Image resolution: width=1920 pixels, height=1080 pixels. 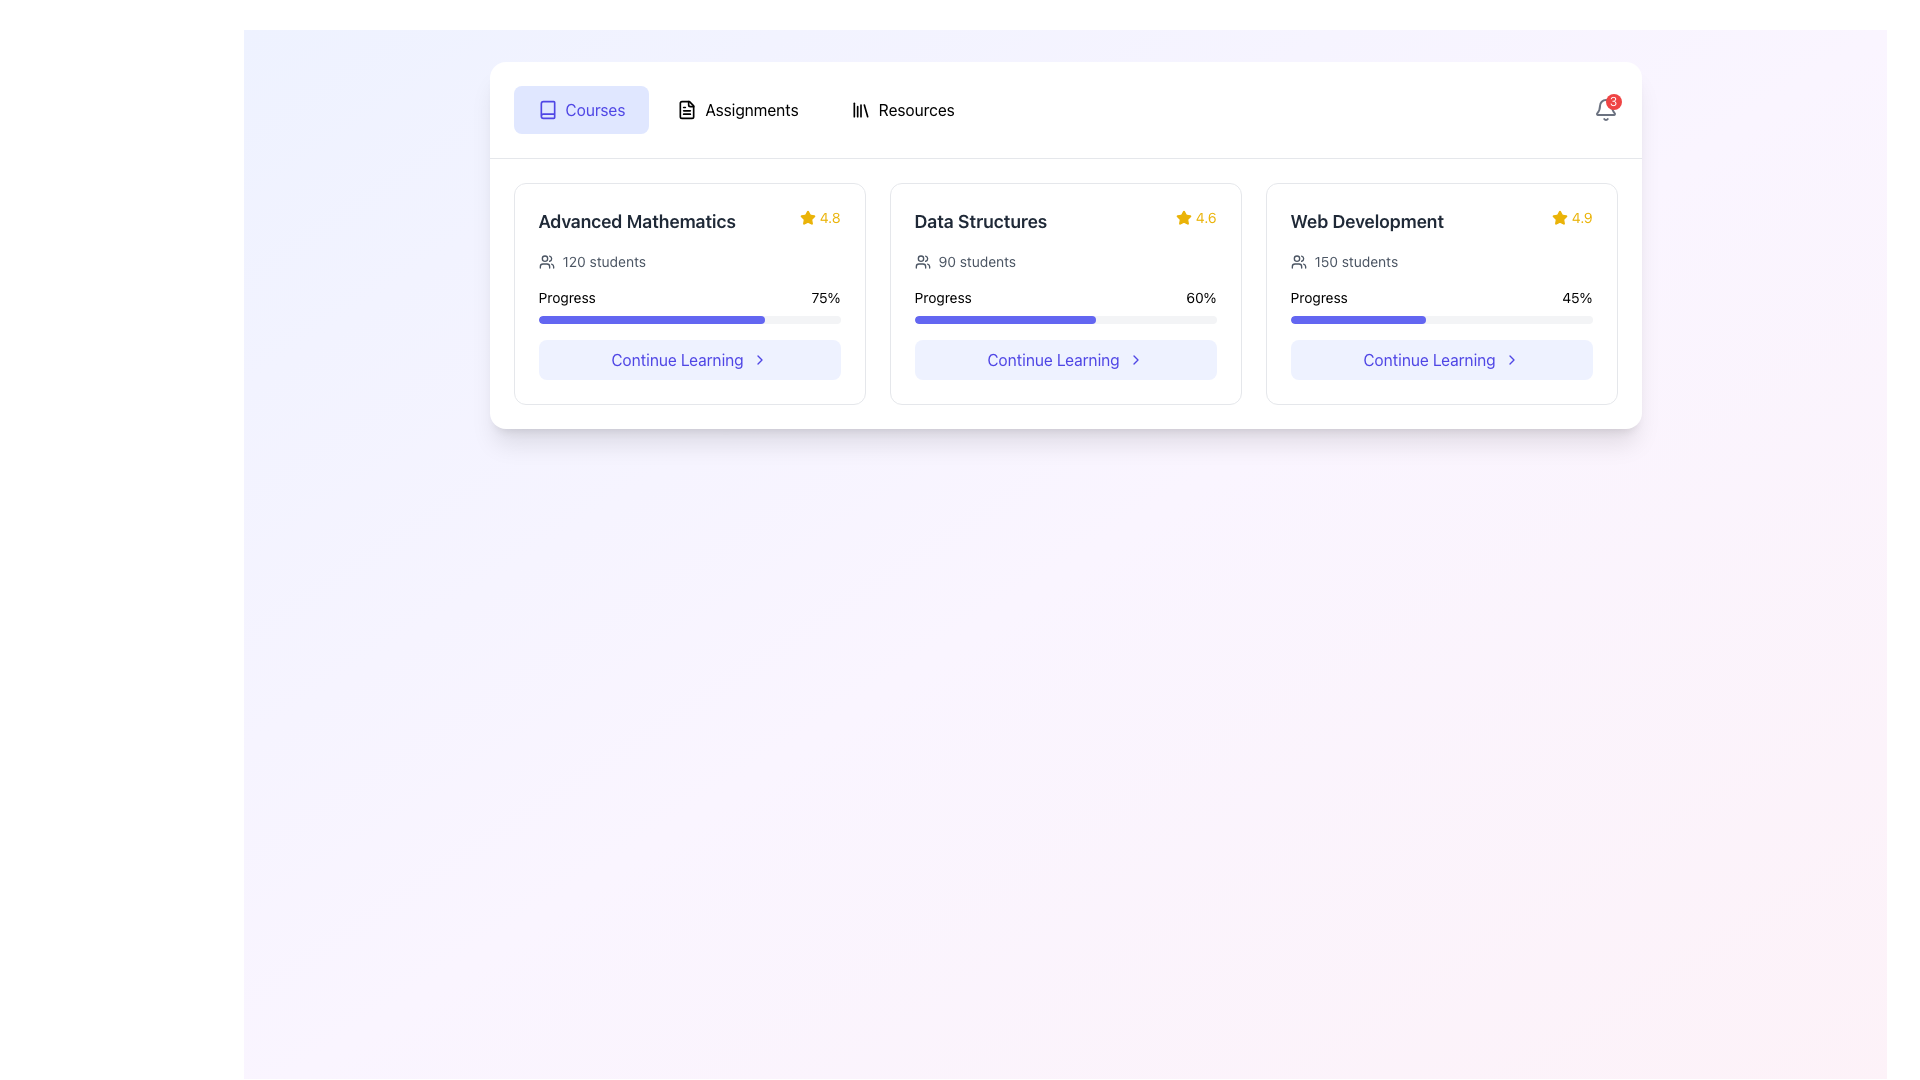 I want to click on the 'Courses' text within the navigation button, which is bold and prominently styled, located at the top left of the interface, so click(x=594, y=110).